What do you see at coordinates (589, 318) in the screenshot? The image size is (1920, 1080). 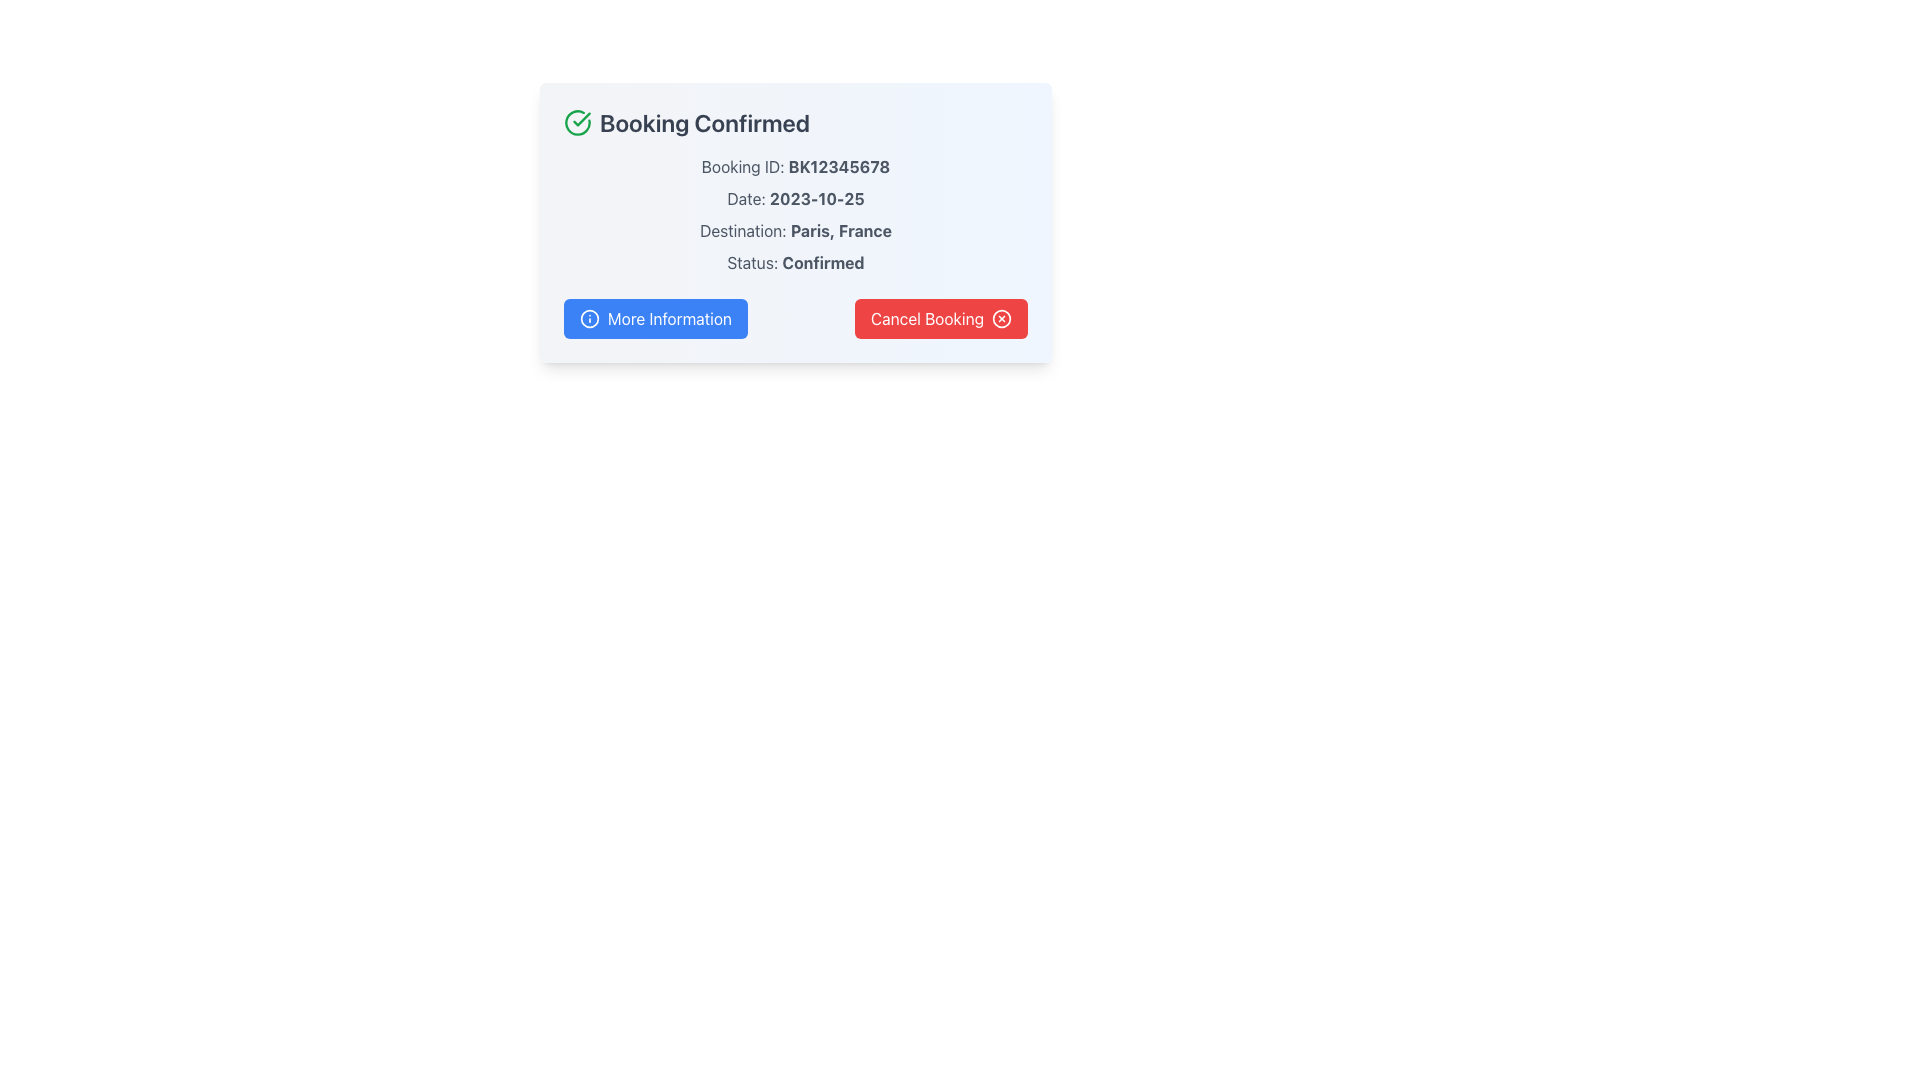 I see `the small circle within the alert or information icon, which is located to the left of the 'More Information' button in the confirmation message section` at bounding box center [589, 318].